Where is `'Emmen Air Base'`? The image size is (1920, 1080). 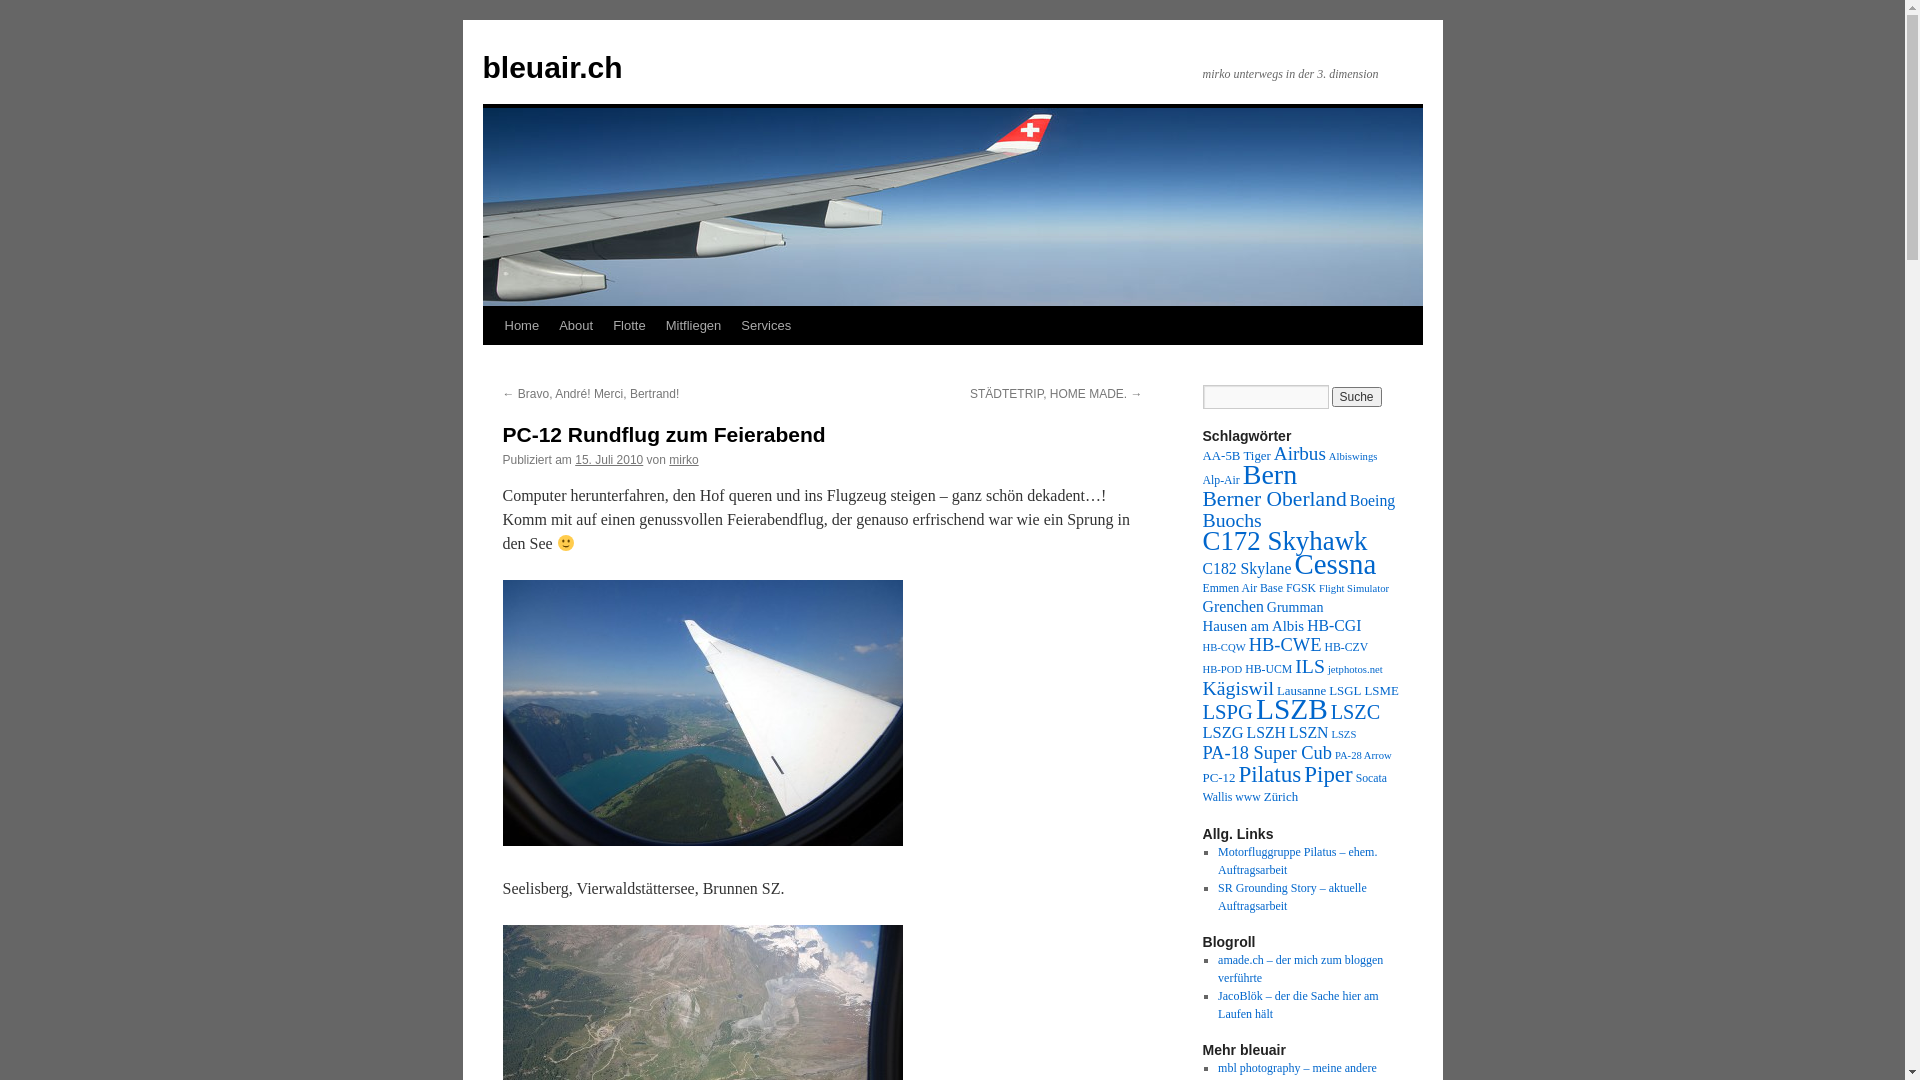 'Emmen Air Base' is located at coordinates (1241, 587).